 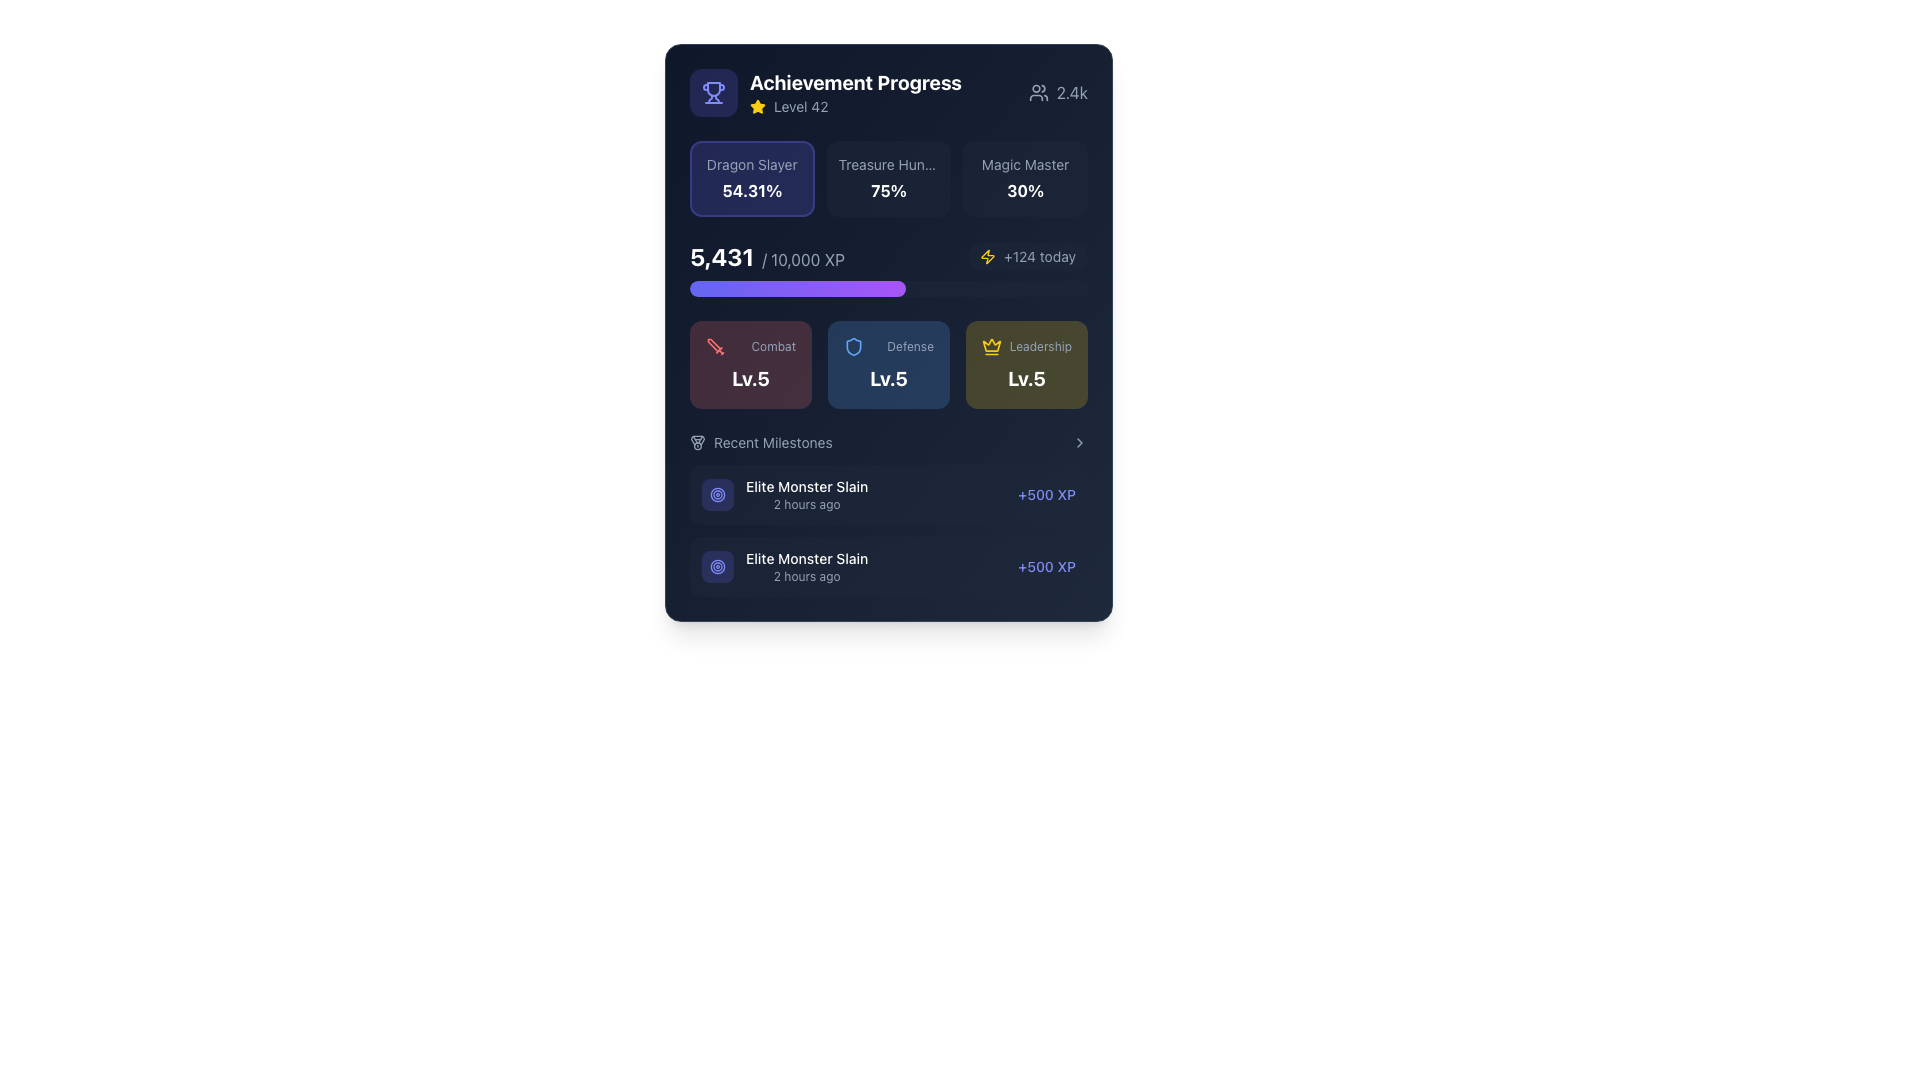 What do you see at coordinates (887, 346) in the screenshot?
I see `the 'Defense' text label styled in light gray, located next to a blue shield icon within a card-like component` at bounding box center [887, 346].